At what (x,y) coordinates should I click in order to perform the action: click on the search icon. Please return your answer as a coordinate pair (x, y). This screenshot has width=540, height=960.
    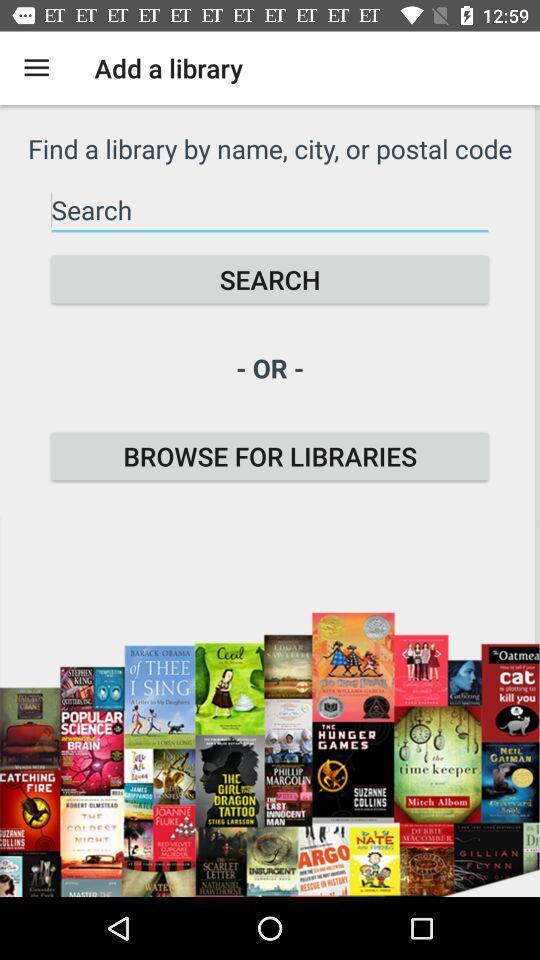
    Looking at the image, I should click on (270, 278).